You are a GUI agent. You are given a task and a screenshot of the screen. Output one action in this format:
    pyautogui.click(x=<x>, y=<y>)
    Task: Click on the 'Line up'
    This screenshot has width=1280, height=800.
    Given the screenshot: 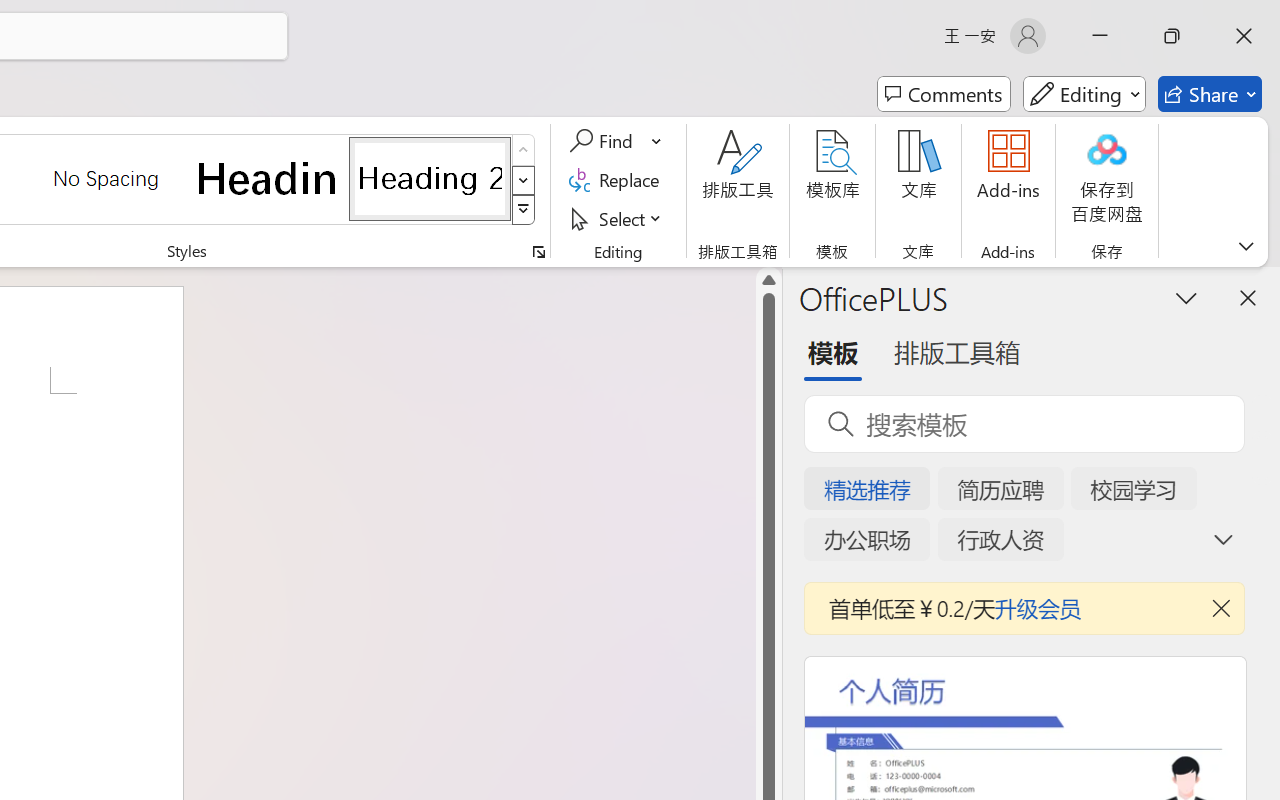 What is the action you would take?
    pyautogui.click(x=768, y=280)
    